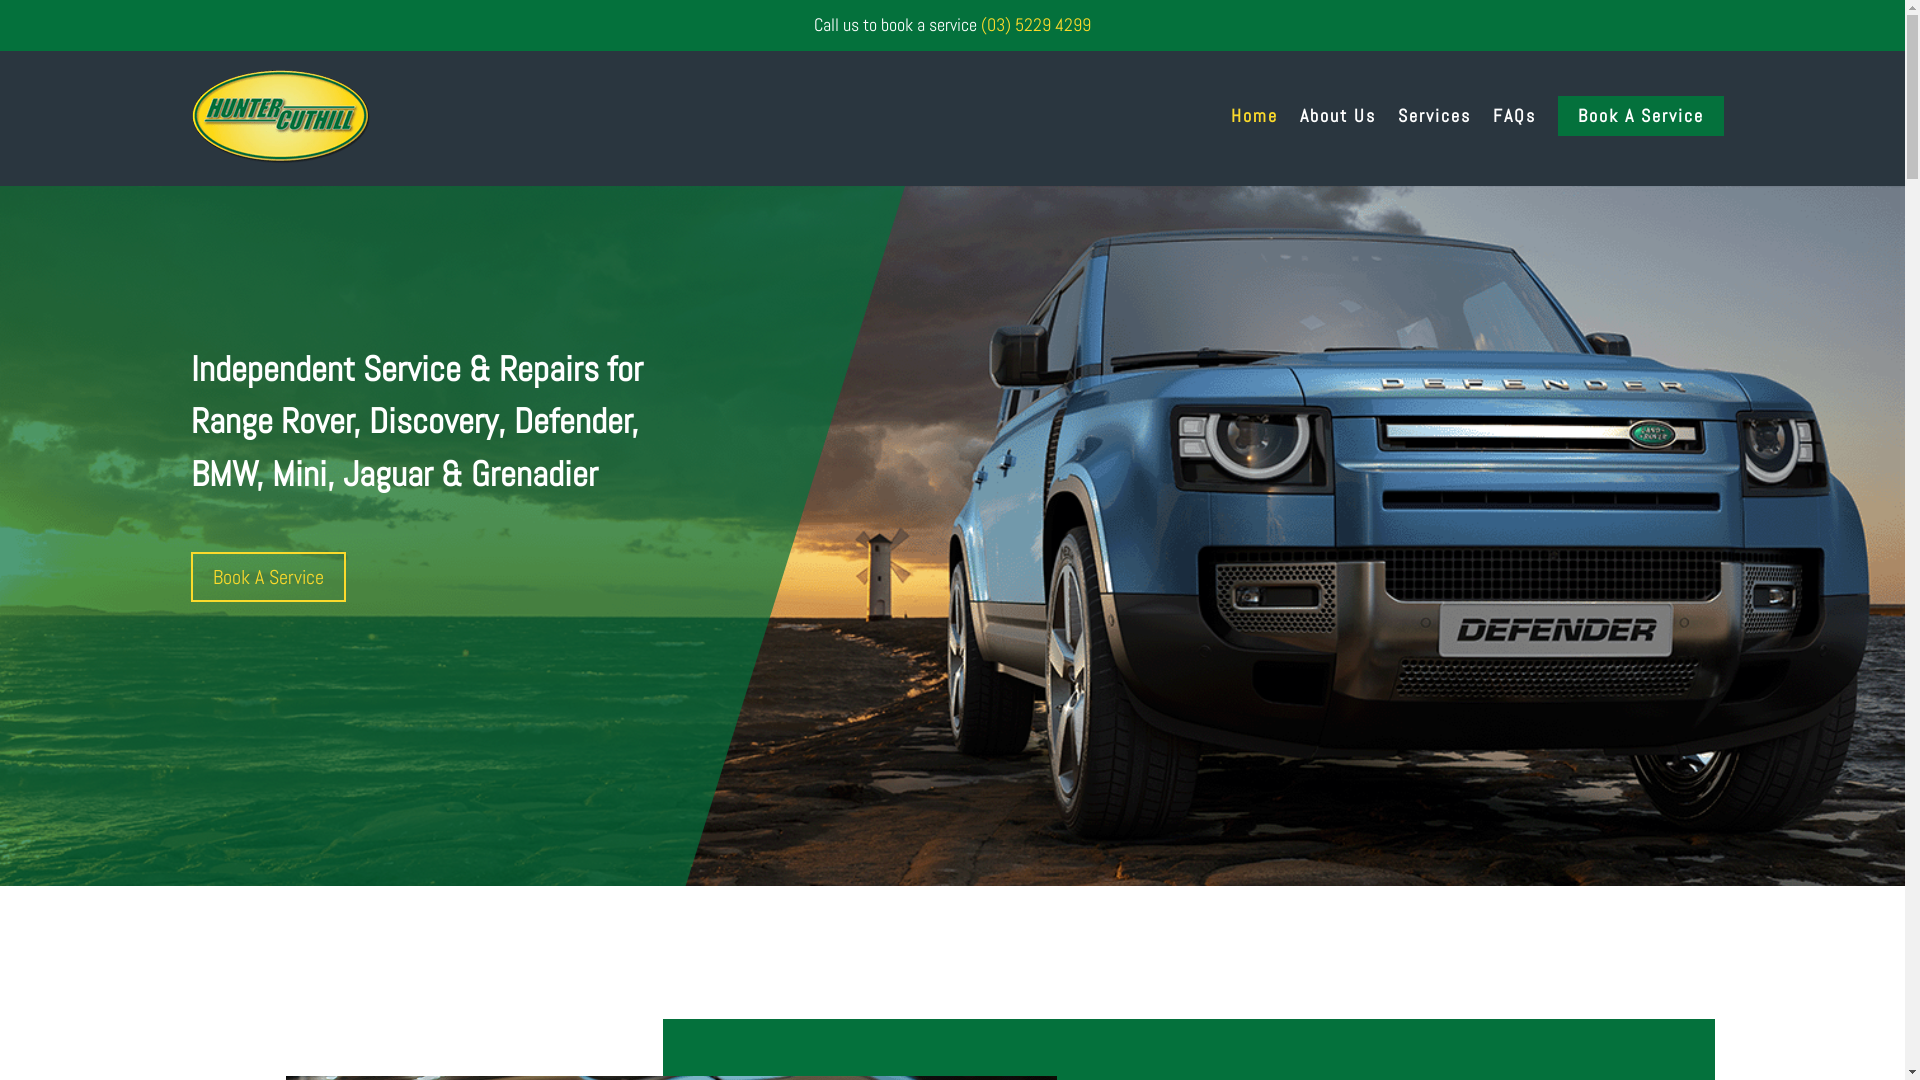 This screenshot has width=1920, height=1080. Describe the element at coordinates (1514, 115) in the screenshot. I see `'FAQs'` at that location.